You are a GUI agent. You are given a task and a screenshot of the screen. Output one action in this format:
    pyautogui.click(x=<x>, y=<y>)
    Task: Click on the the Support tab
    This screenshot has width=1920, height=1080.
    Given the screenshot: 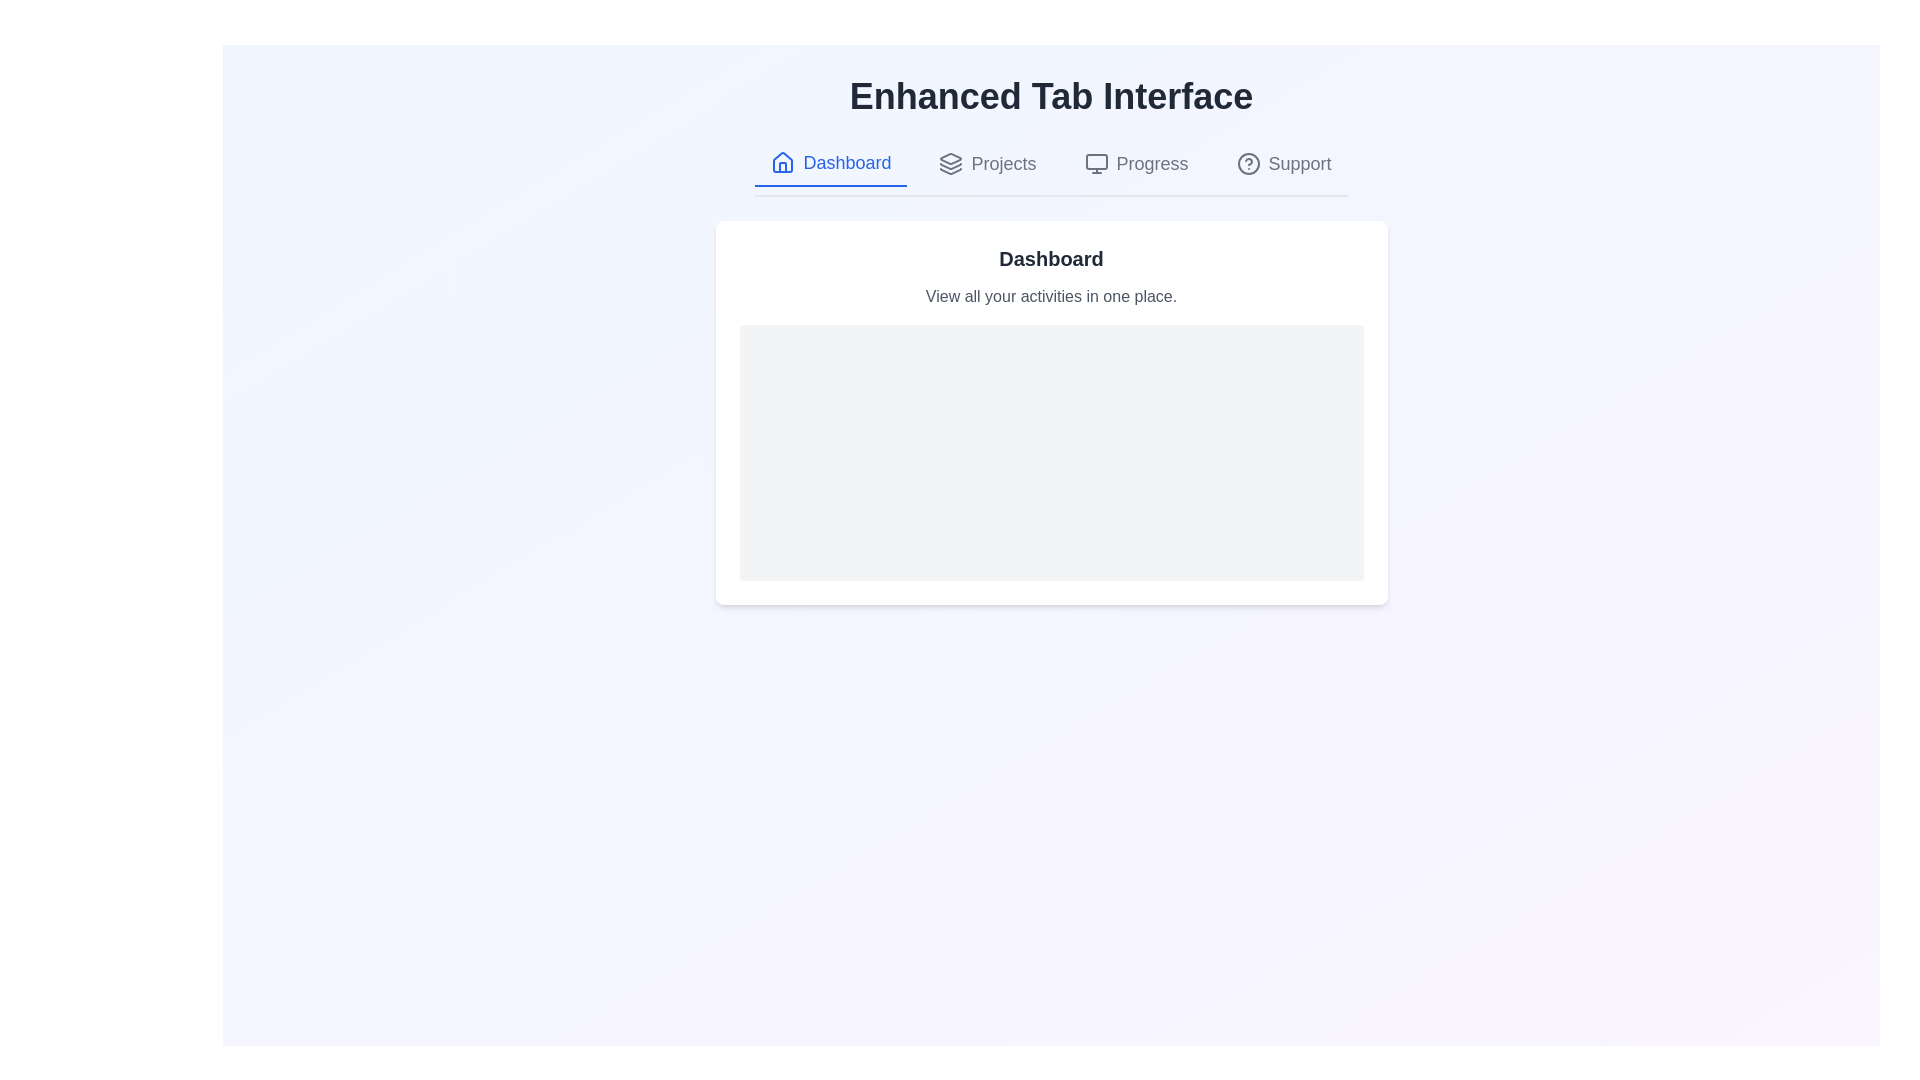 What is the action you would take?
    pyautogui.click(x=1283, y=163)
    